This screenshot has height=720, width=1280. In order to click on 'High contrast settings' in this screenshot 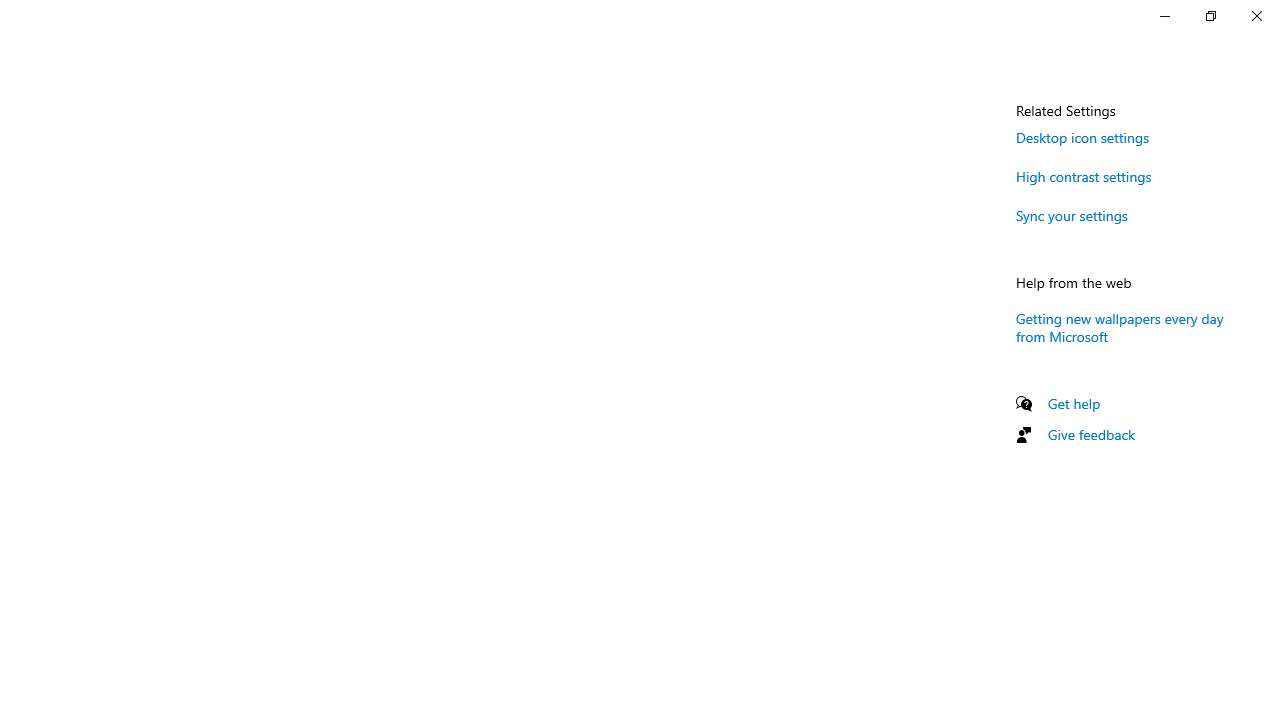, I will do `click(1083, 175)`.